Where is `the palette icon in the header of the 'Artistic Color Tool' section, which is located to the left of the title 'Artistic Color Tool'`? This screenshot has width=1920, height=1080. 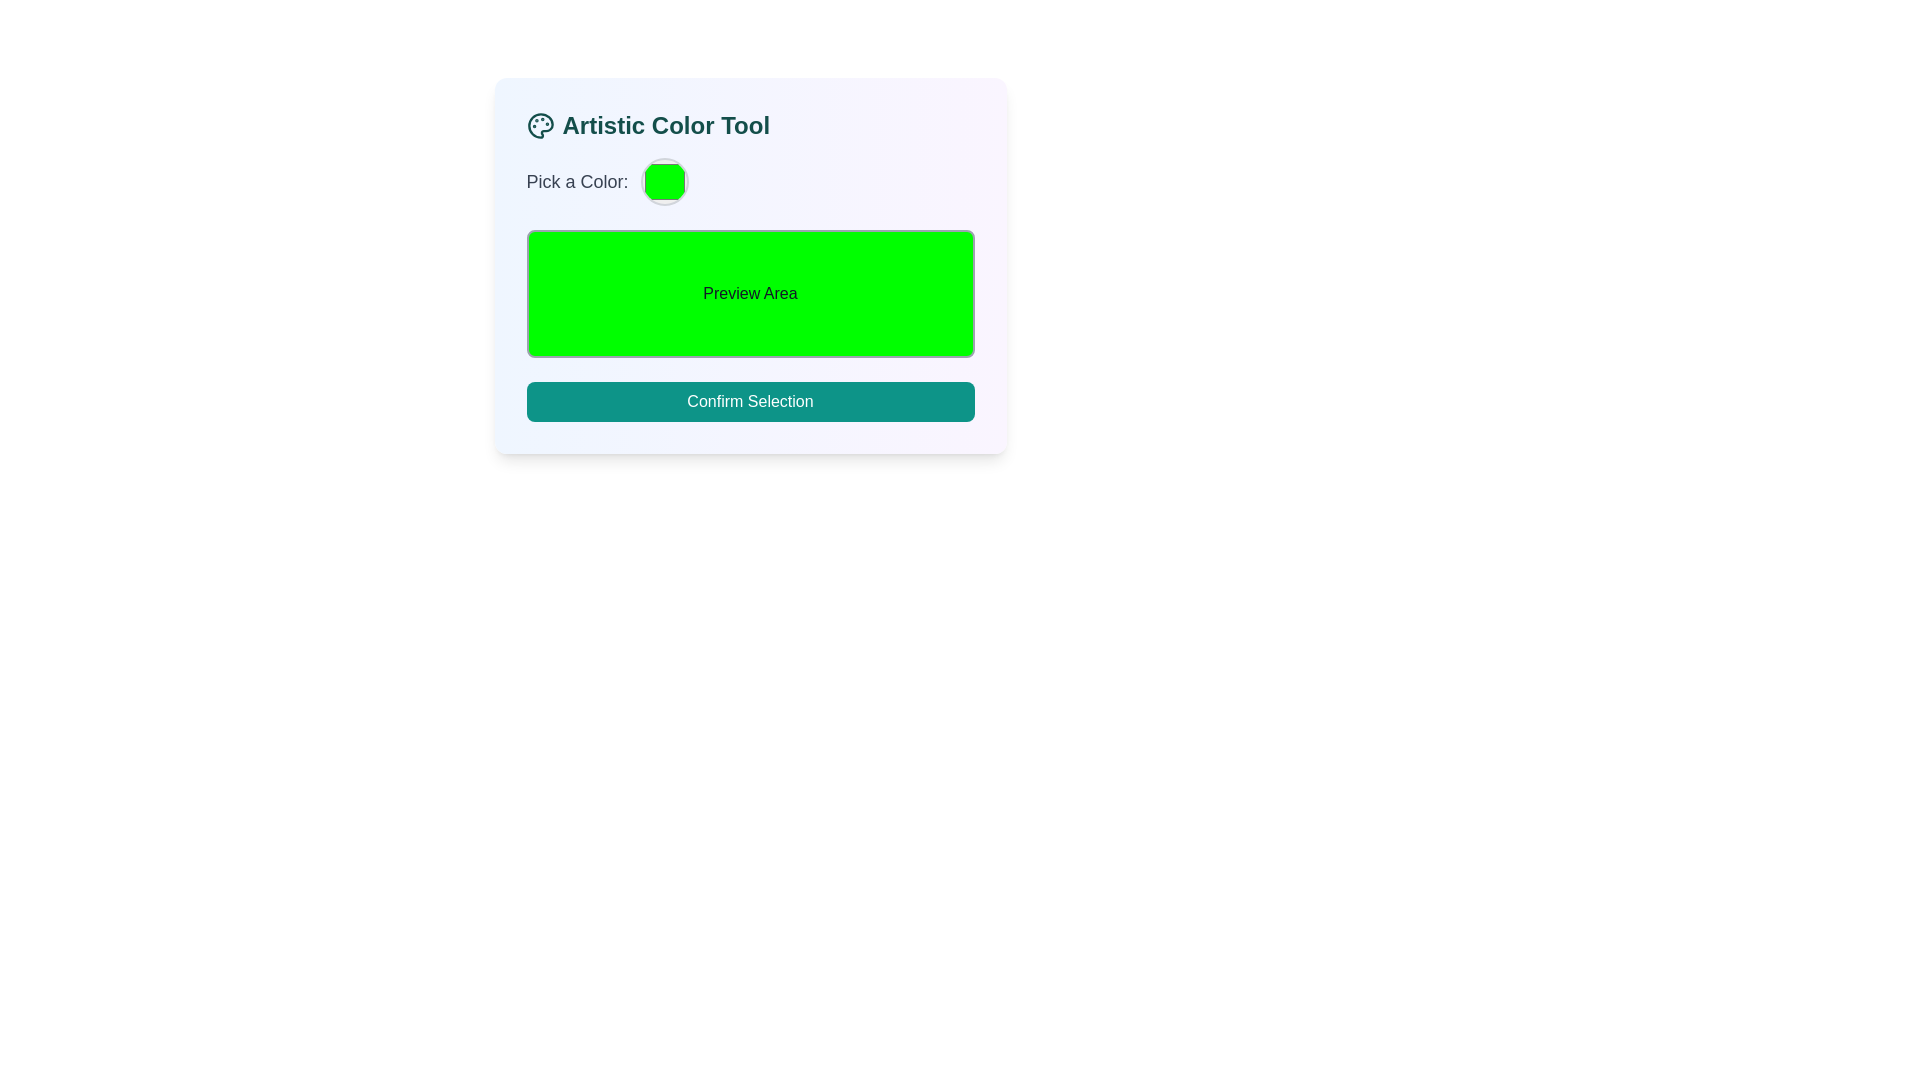 the palette icon in the header of the 'Artistic Color Tool' section, which is located to the left of the title 'Artistic Color Tool' is located at coordinates (540, 126).